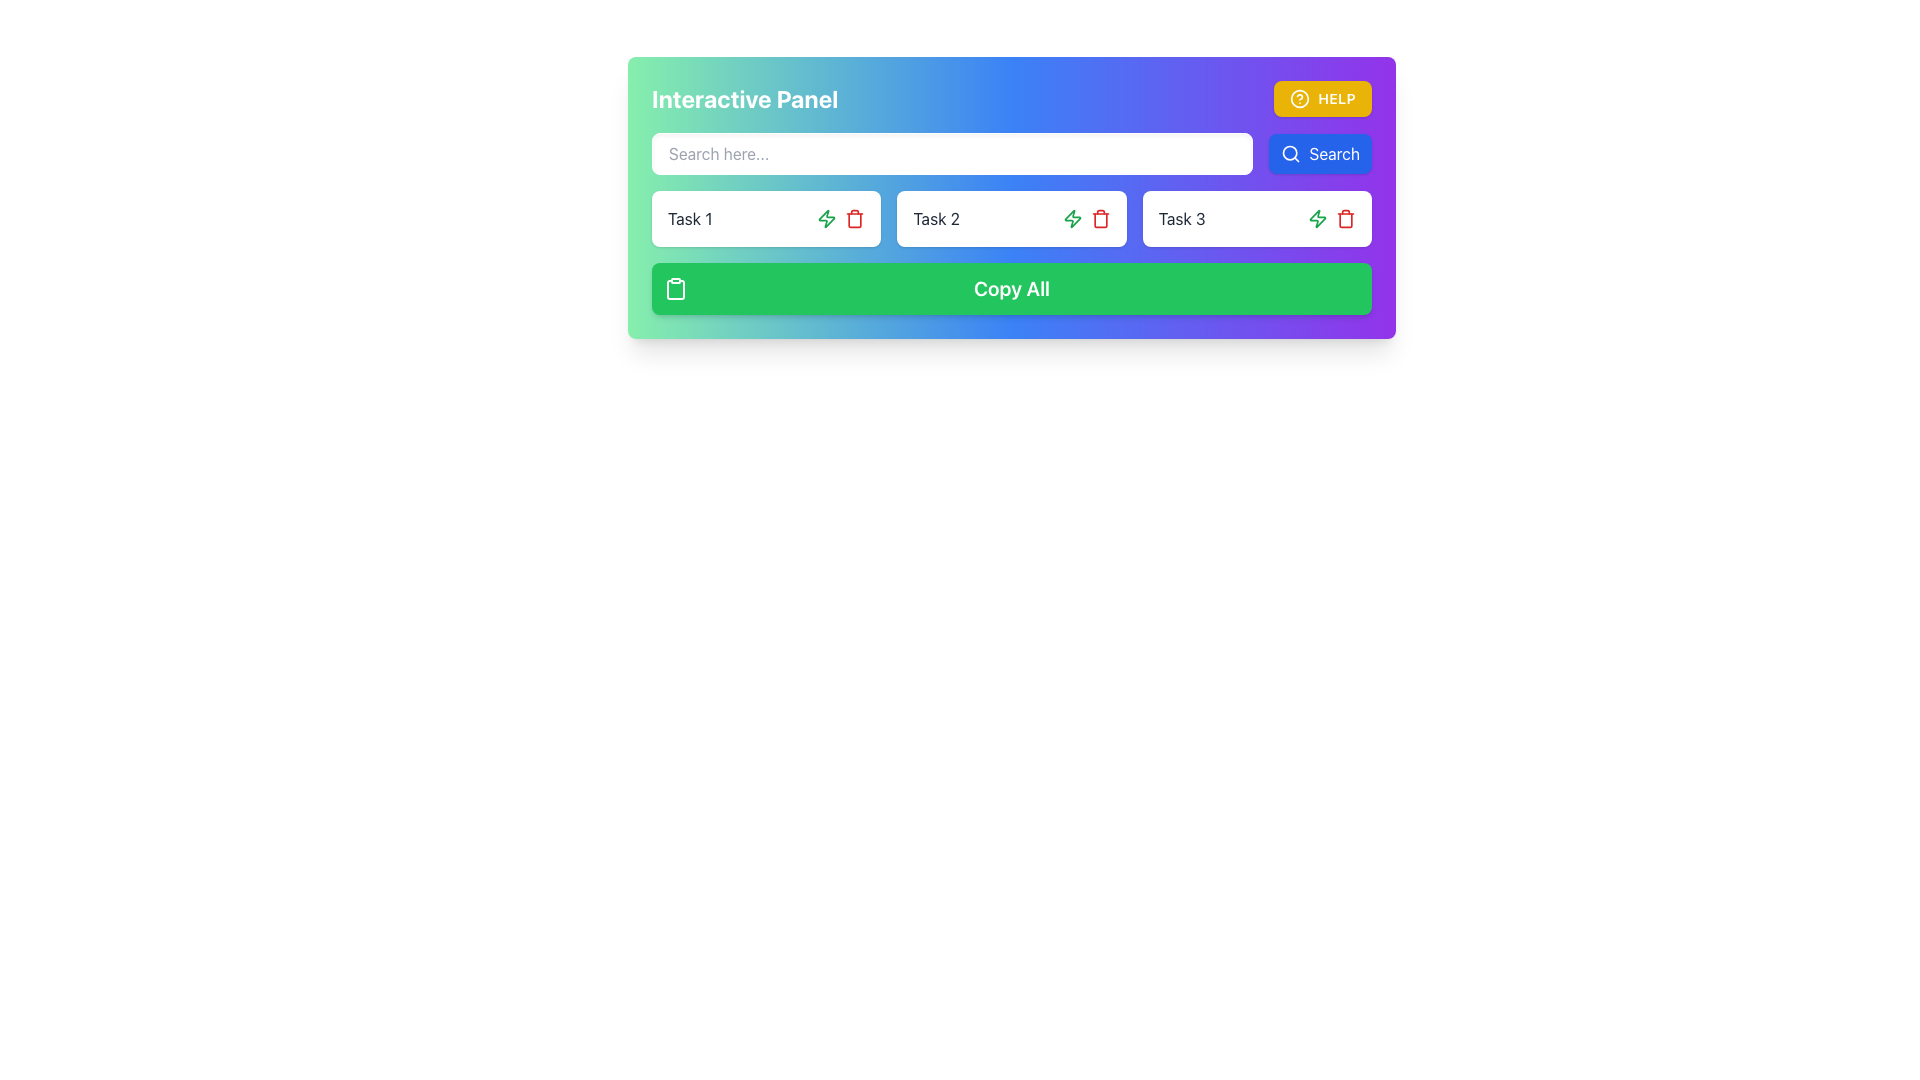 The height and width of the screenshot is (1080, 1920). I want to click on the zap icon located at the right-edge of the 'Task 3' block, so click(1331, 219).